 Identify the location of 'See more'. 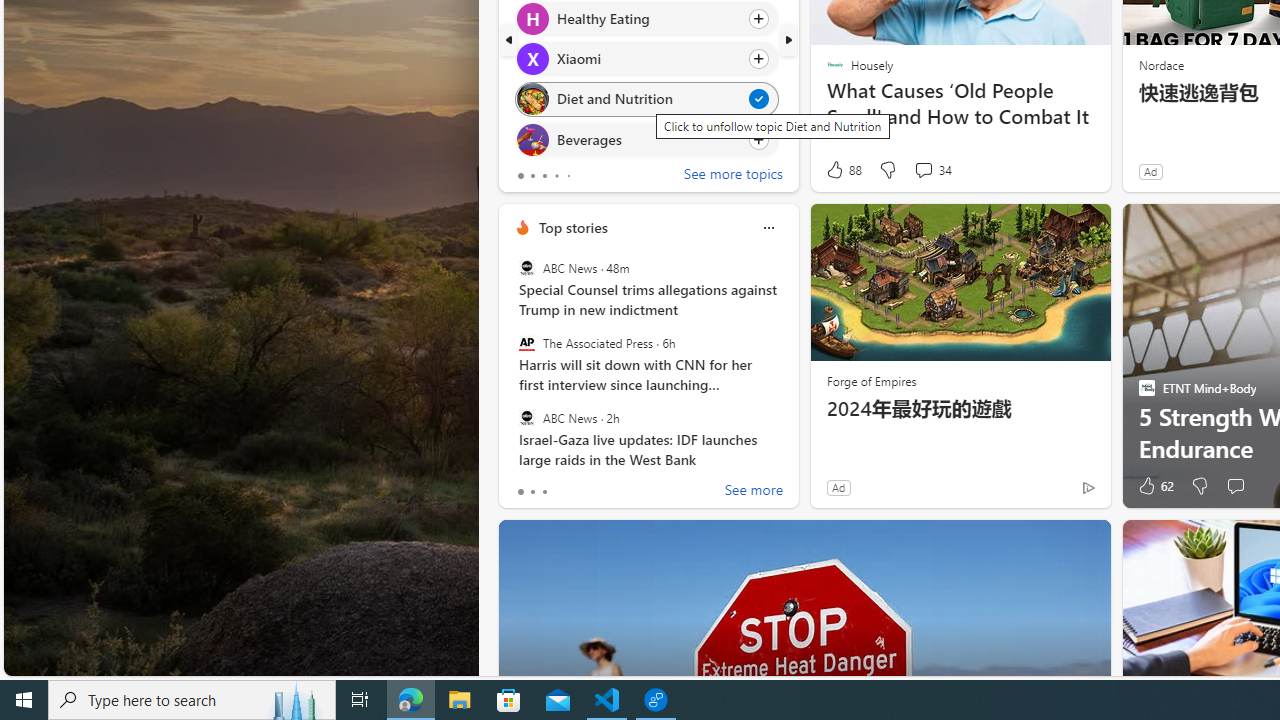
(752, 492).